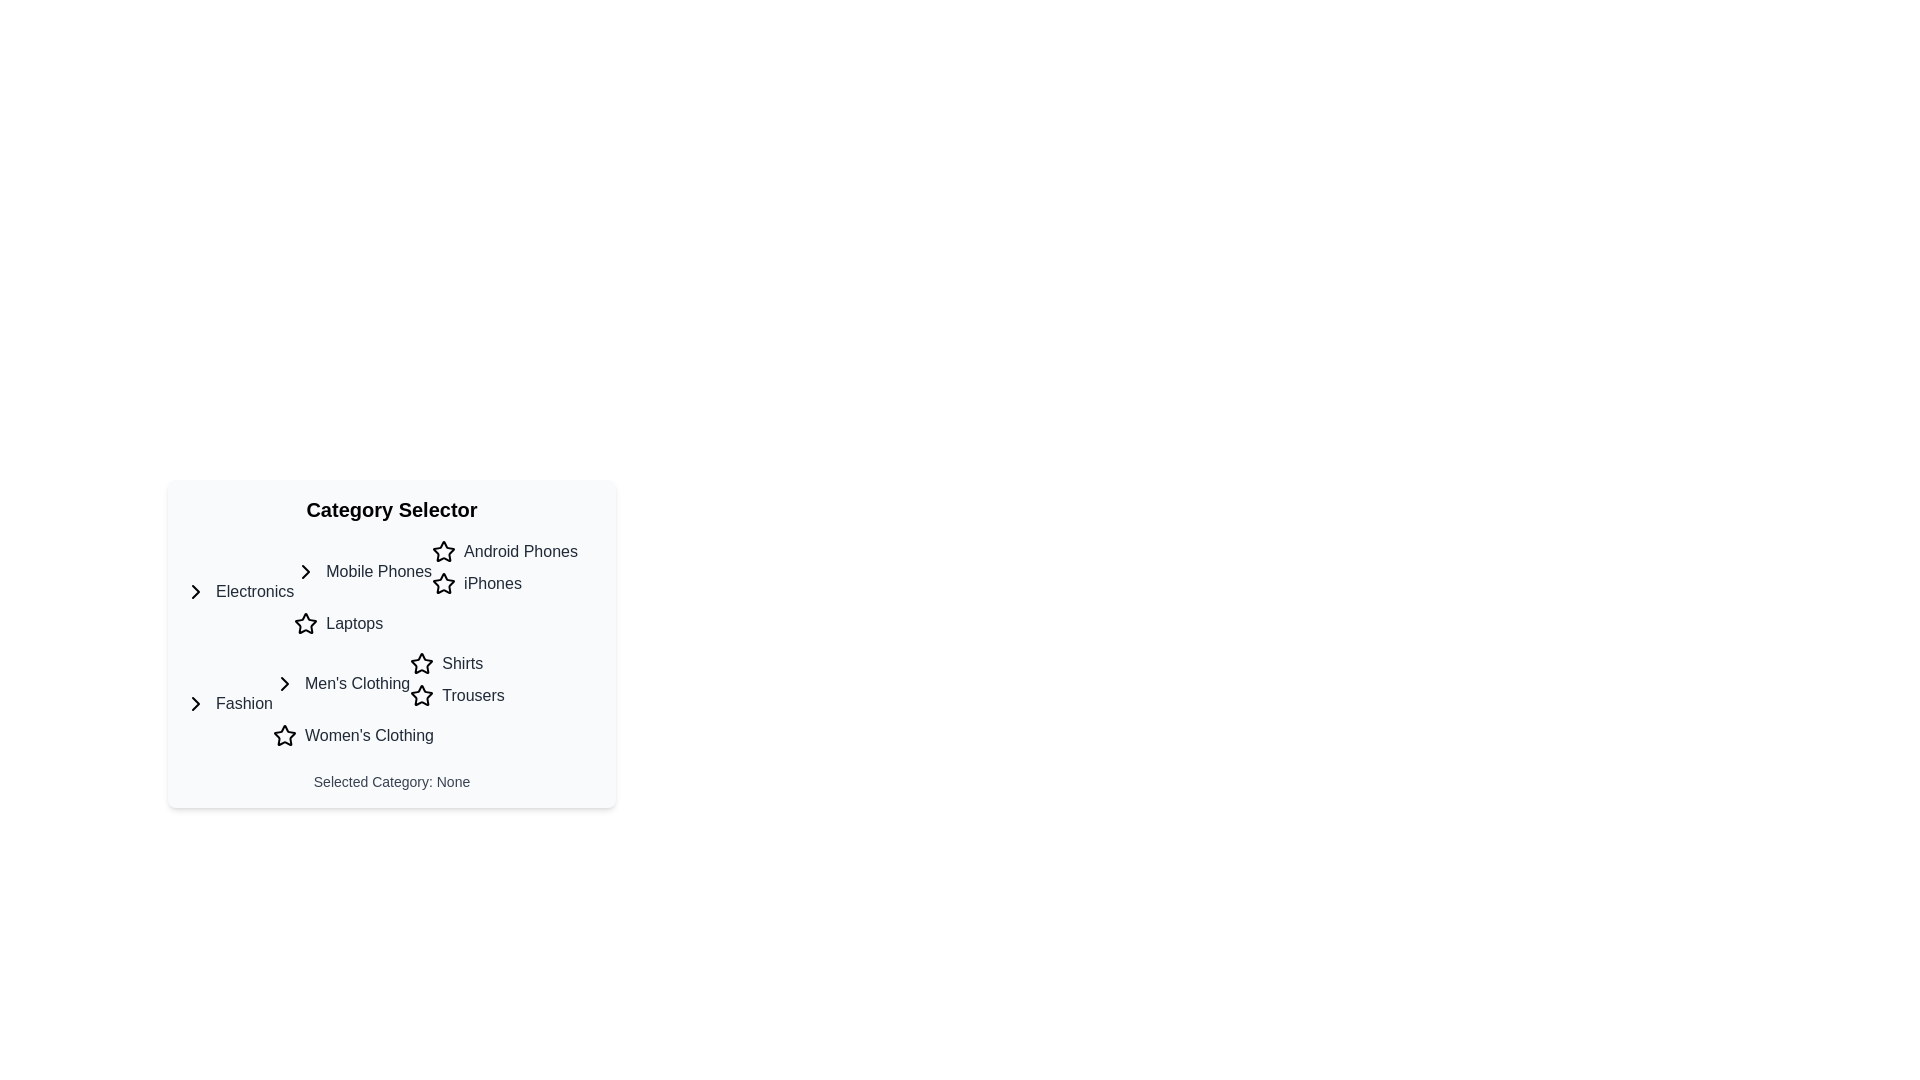  Describe the element at coordinates (196, 590) in the screenshot. I see `the rightward-pointing chevron icon located to the left of the 'Electronics' text label in the 'Category Selector' section` at that location.